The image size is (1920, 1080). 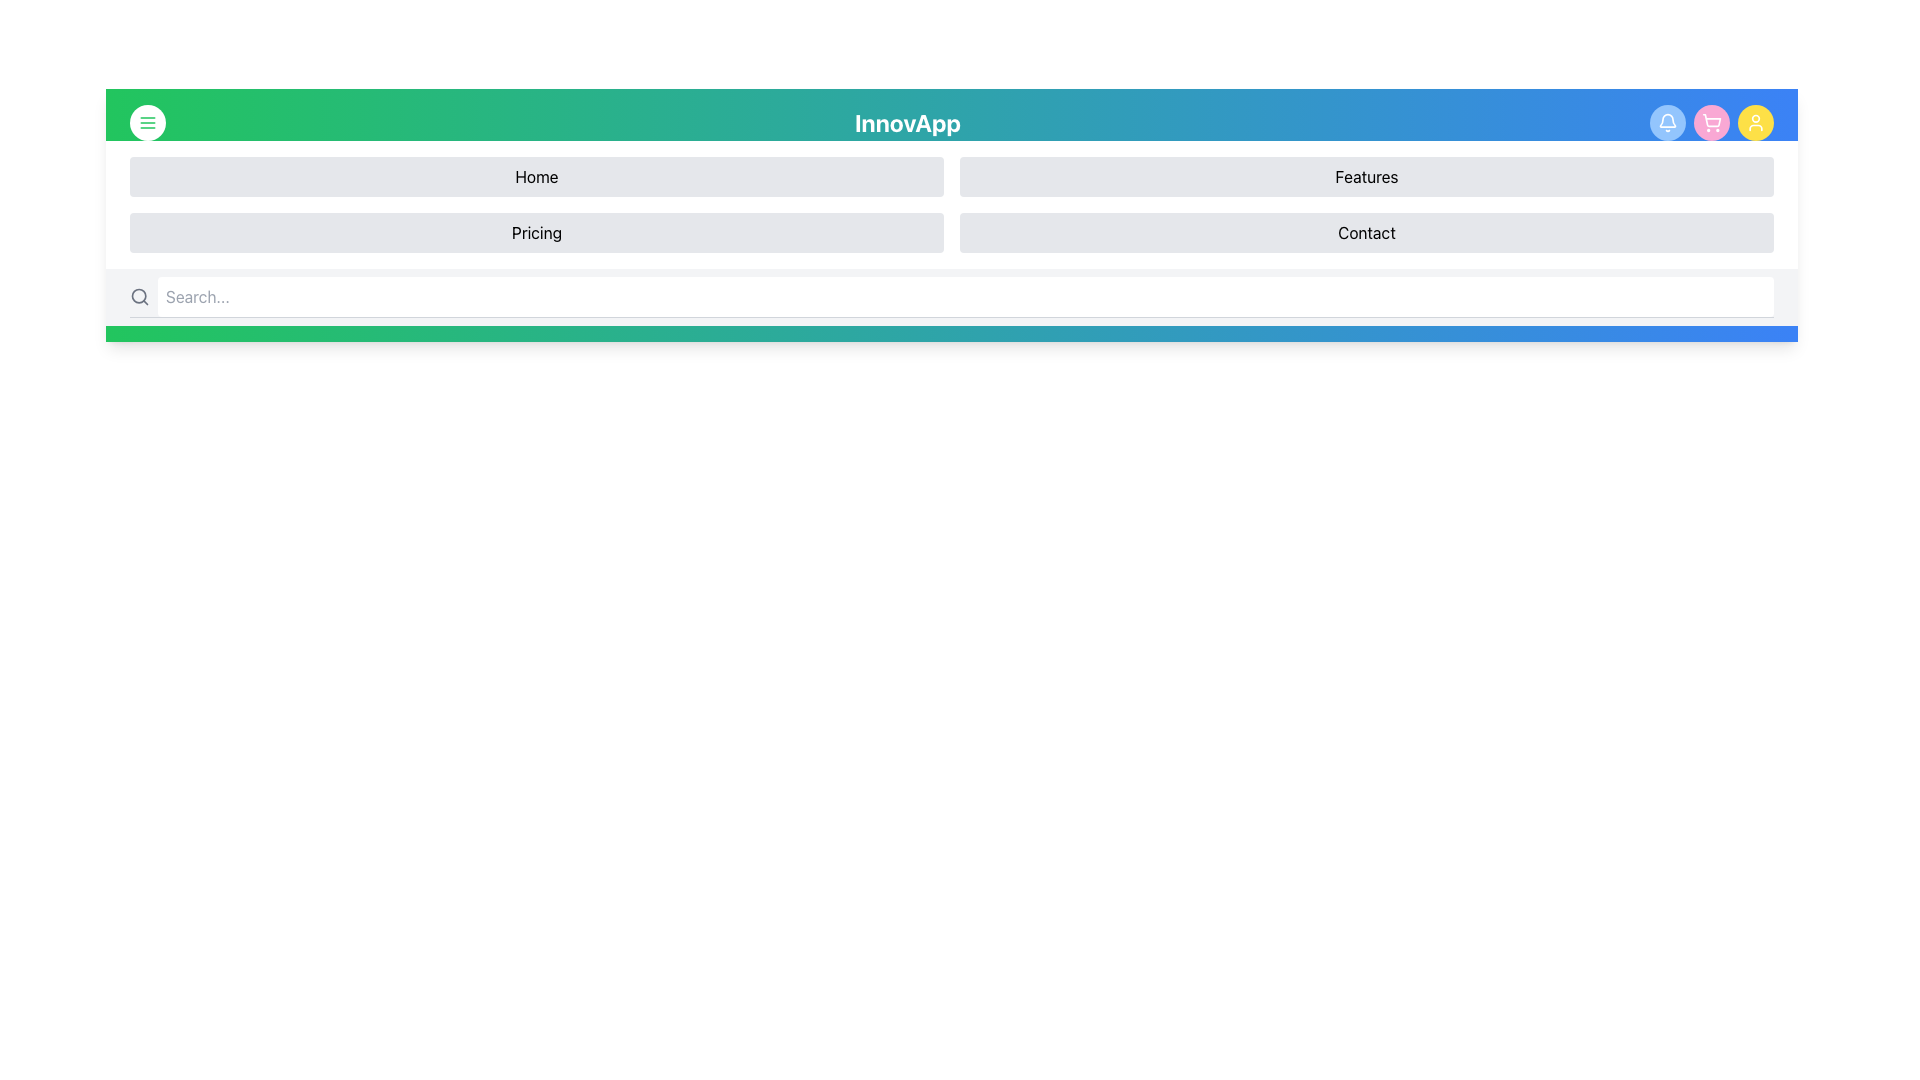 I want to click on the shopping cart button located at the top-right corner of the page, positioned between the blue notification icon and the yellow user profile icon, so click(x=1711, y=123).